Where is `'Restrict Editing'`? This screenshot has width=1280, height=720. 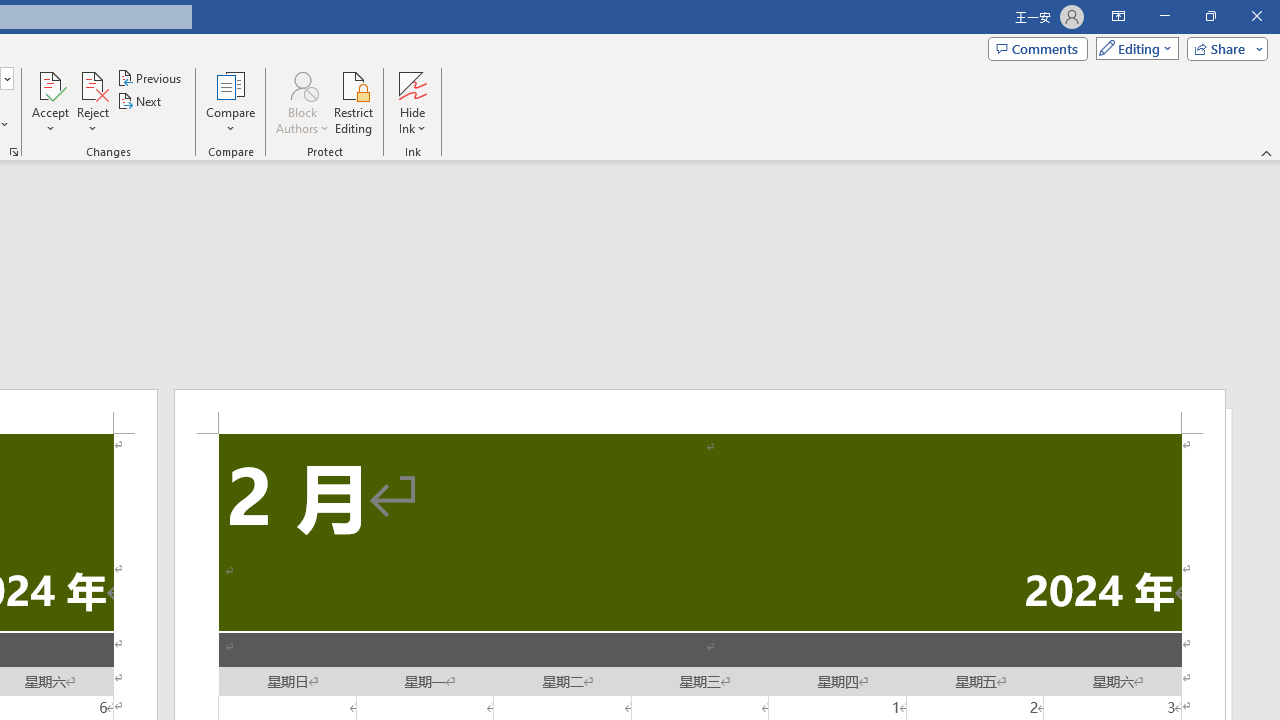 'Restrict Editing' is located at coordinates (353, 103).